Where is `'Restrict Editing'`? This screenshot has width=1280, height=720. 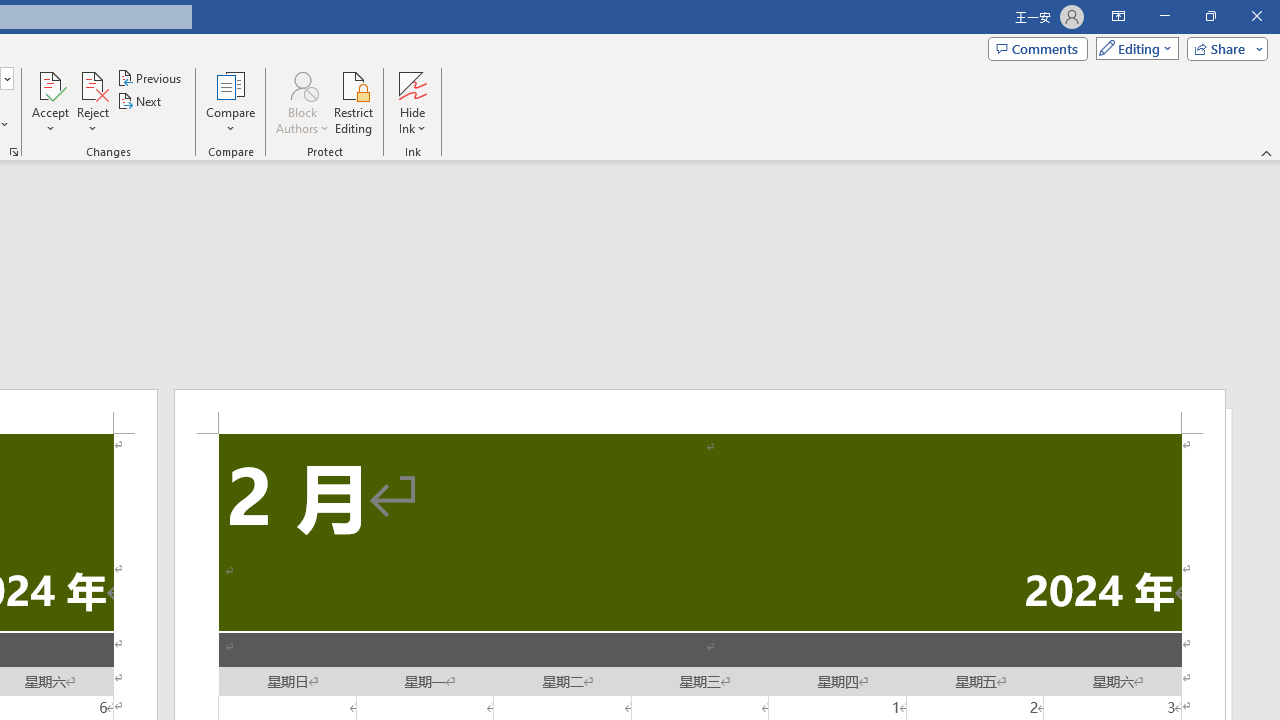 'Restrict Editing' is located at coordinates (353, 103).